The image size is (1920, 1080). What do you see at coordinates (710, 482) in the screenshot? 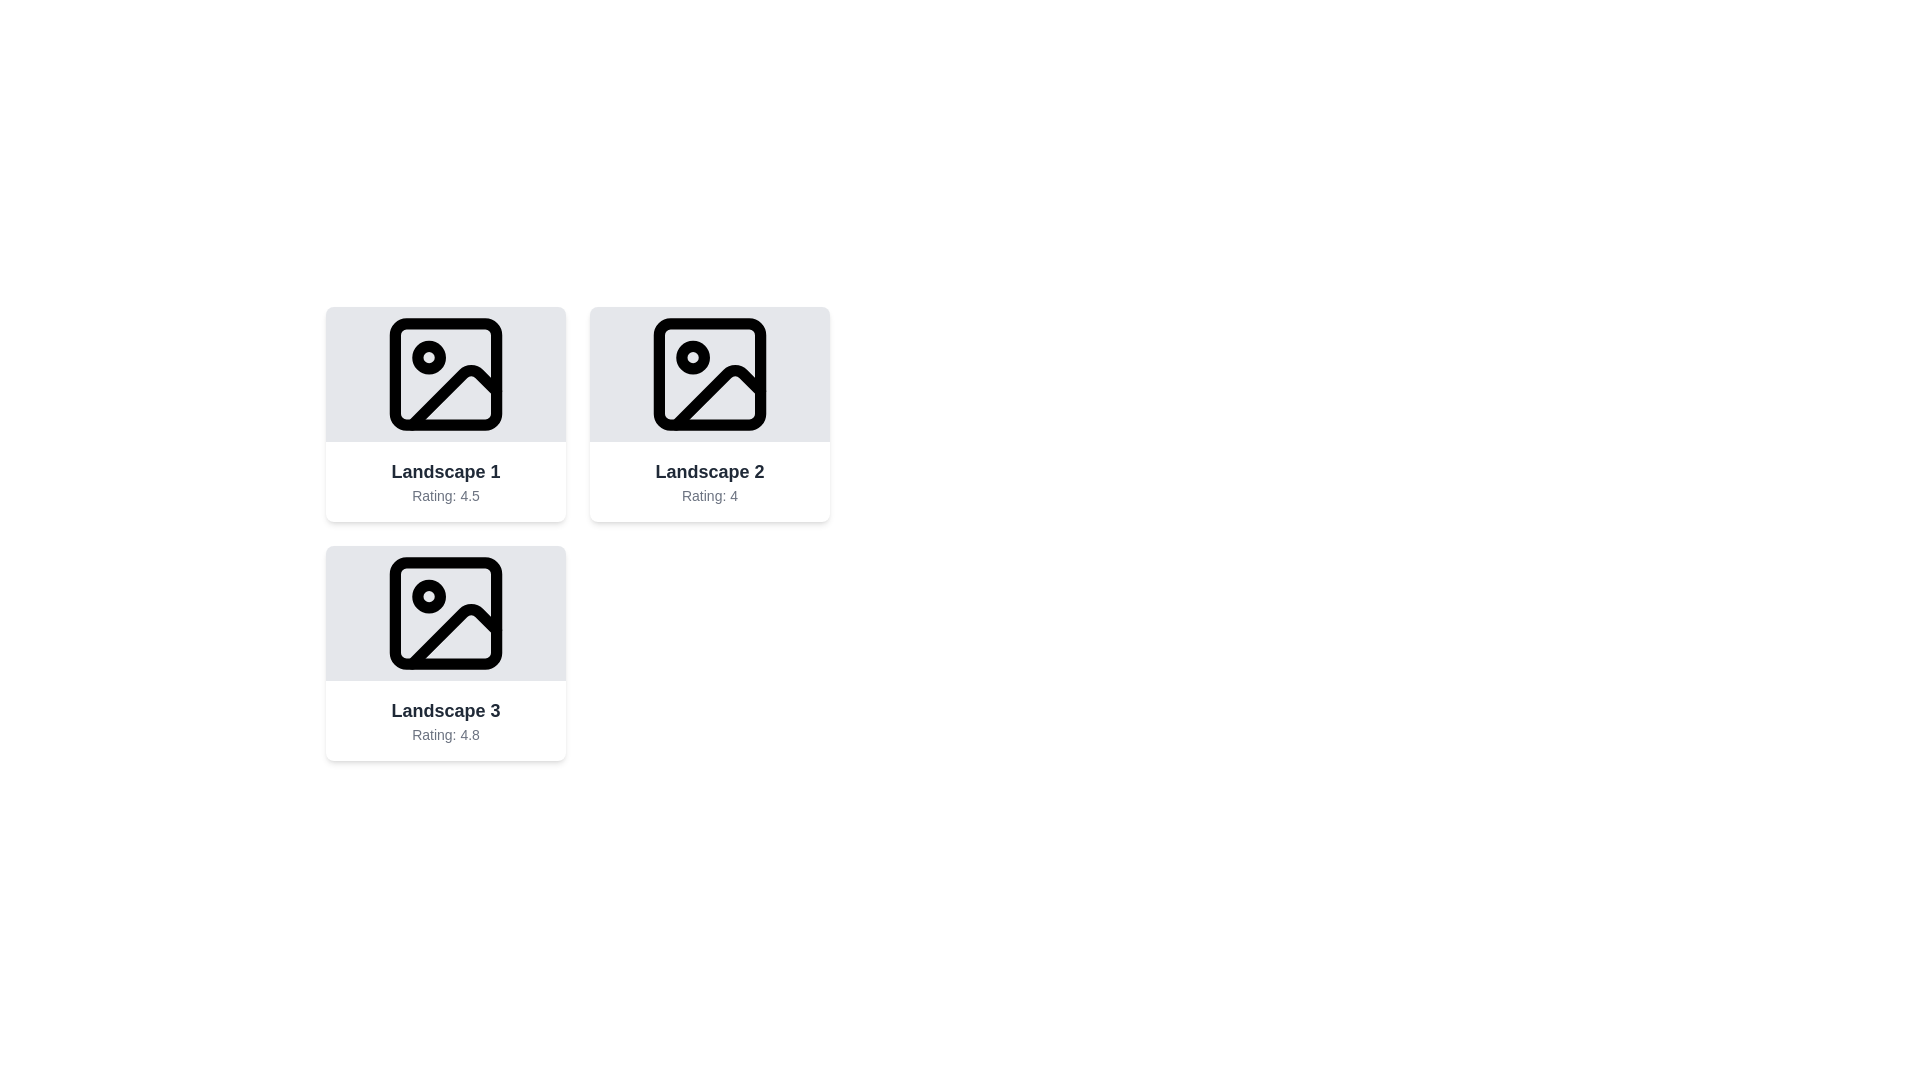
I see `the text block element containing 'Landscape 2' and 'Rating: 4' which is located in the second column of the first row of the grid` at bounding box center [710, 482].